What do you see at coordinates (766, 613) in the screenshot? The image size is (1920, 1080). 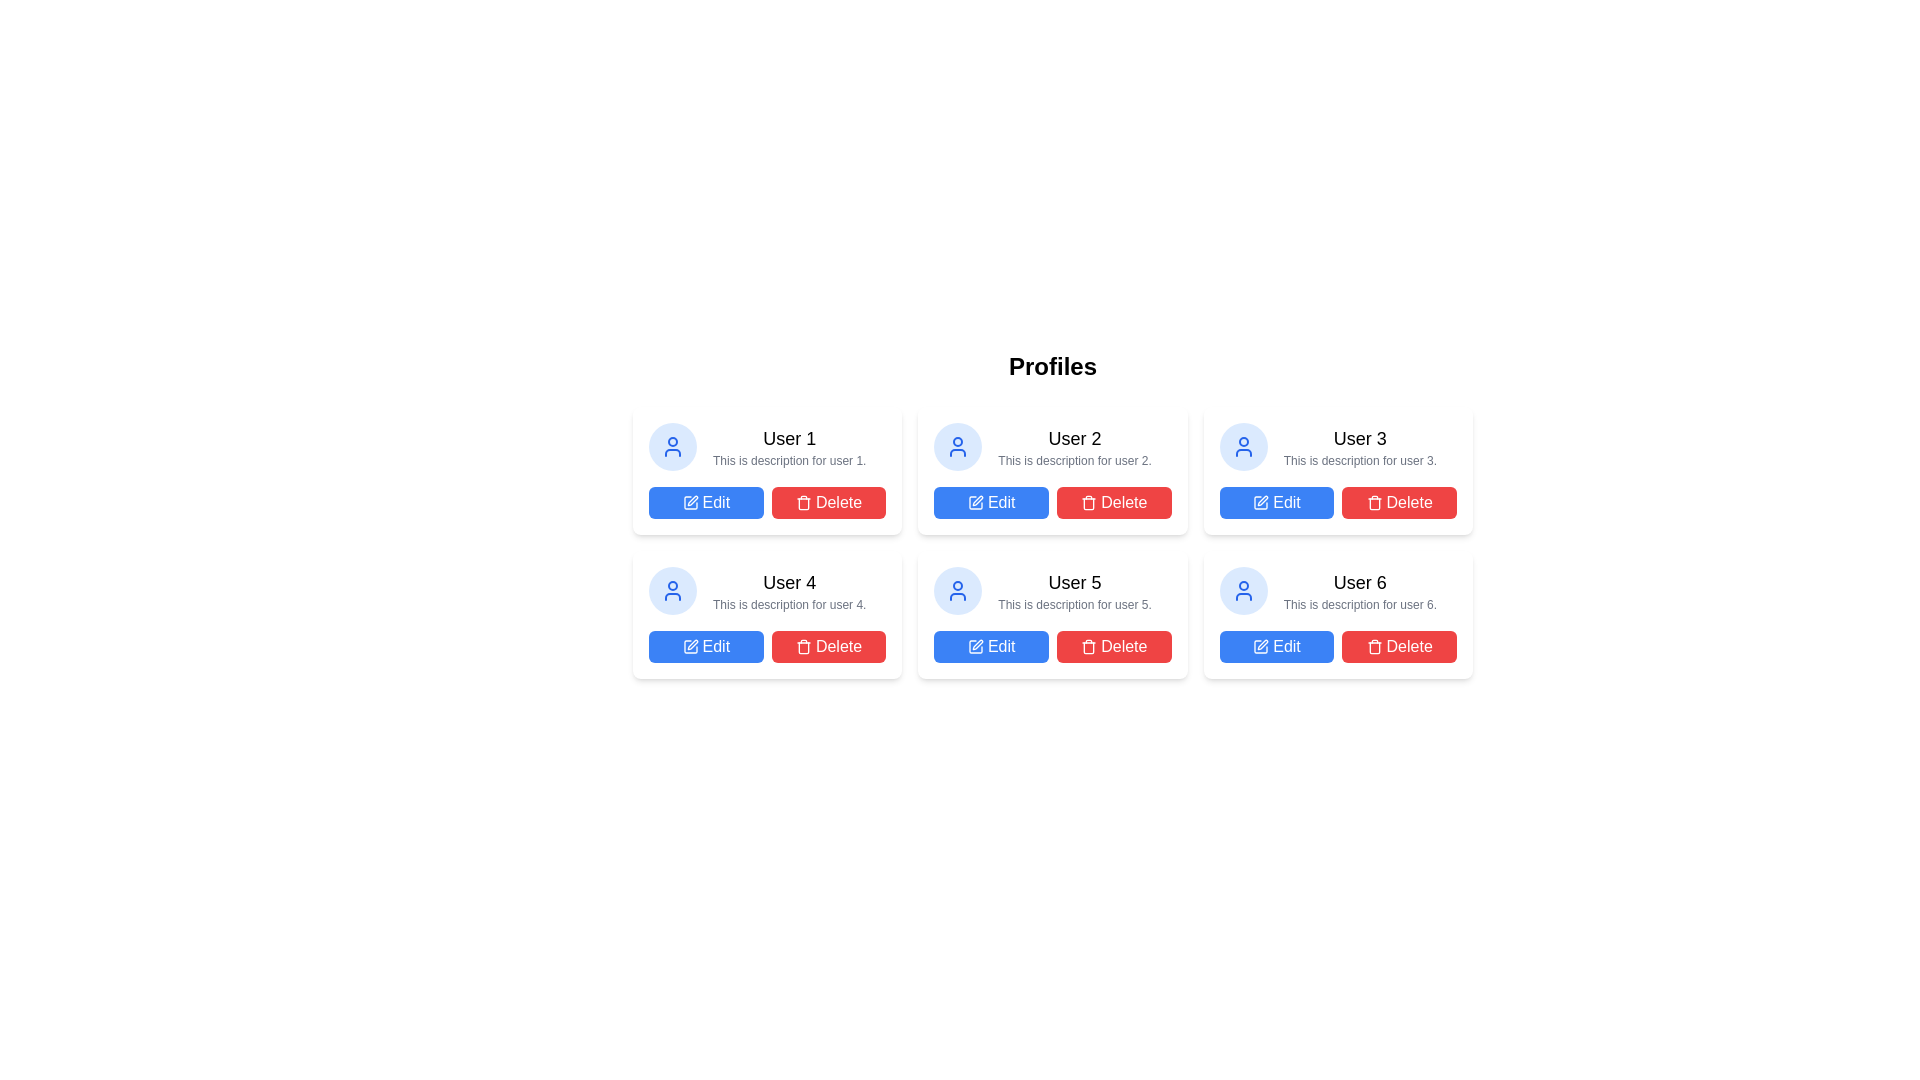 I see `the action buttons on the fourth card in the grid layout, located in the second row, first column` at bounding box center [766, 613].